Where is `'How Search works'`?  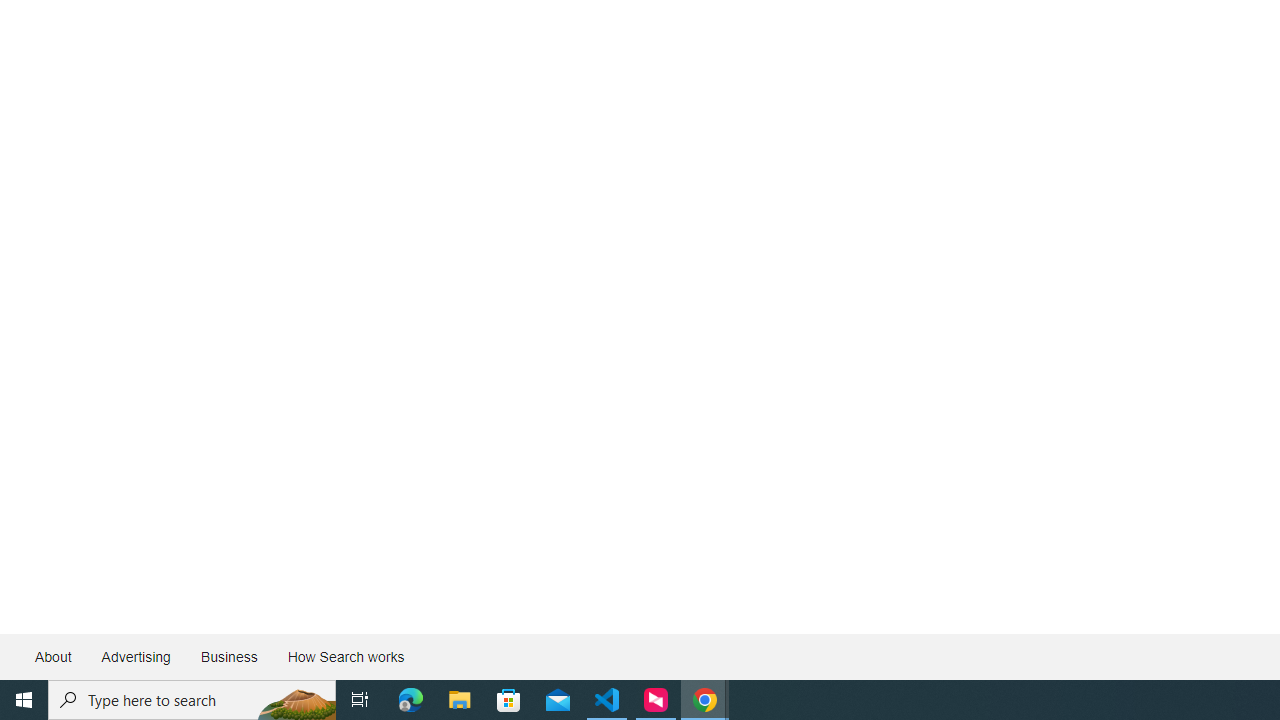
'How Search works' is located at coordinates (345, 657).